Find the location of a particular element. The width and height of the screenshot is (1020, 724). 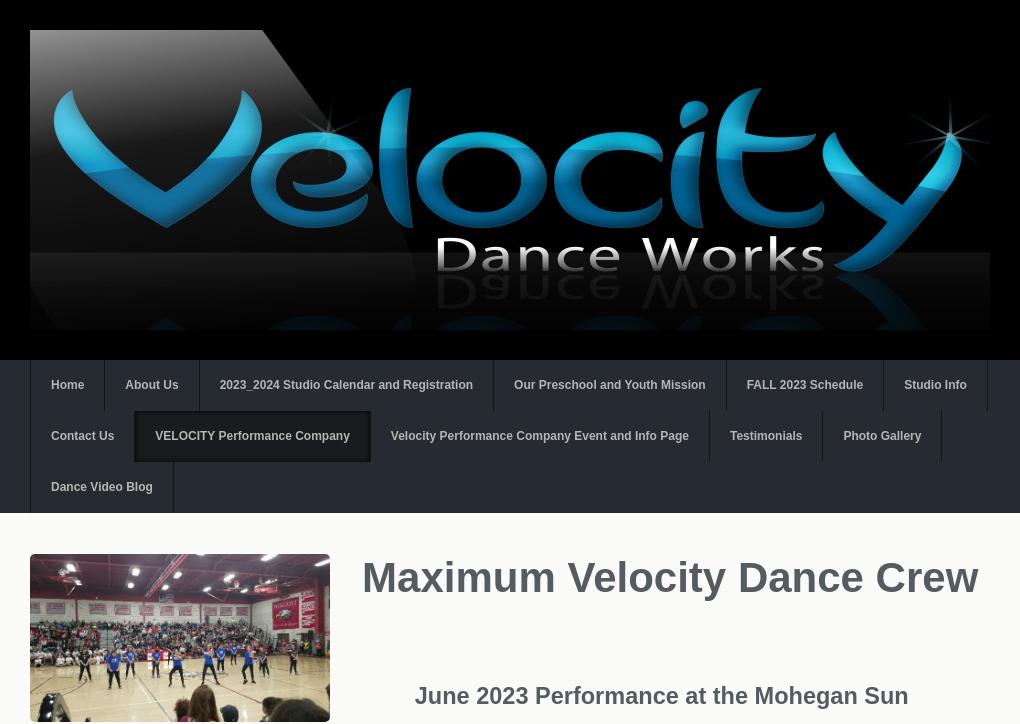

'2023_2024 Studio Calendar and Registration' is located at coordinates (344, 385).